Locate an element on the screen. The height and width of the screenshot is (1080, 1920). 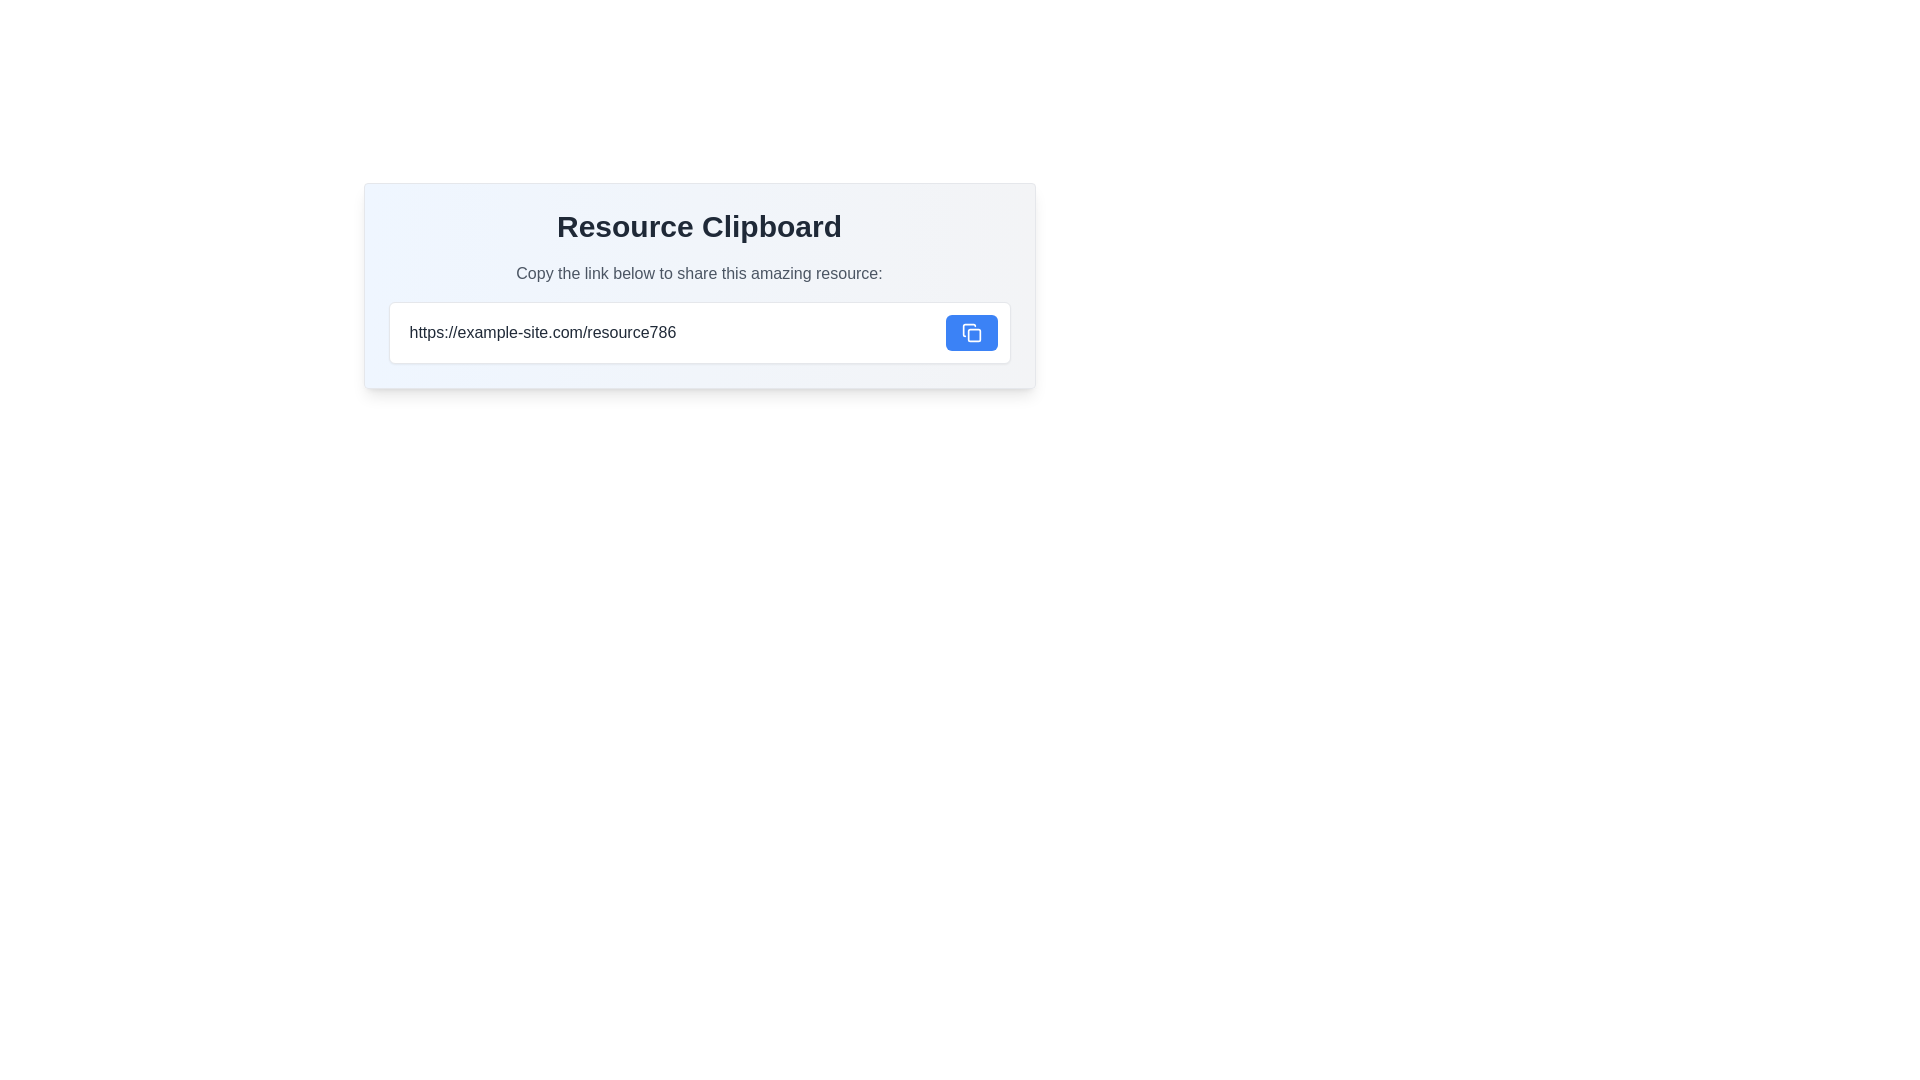
the text input field for URL editing, which currently displays 'https://example-site.com/resource786', to focus on it is located at coordinates (669, 331).